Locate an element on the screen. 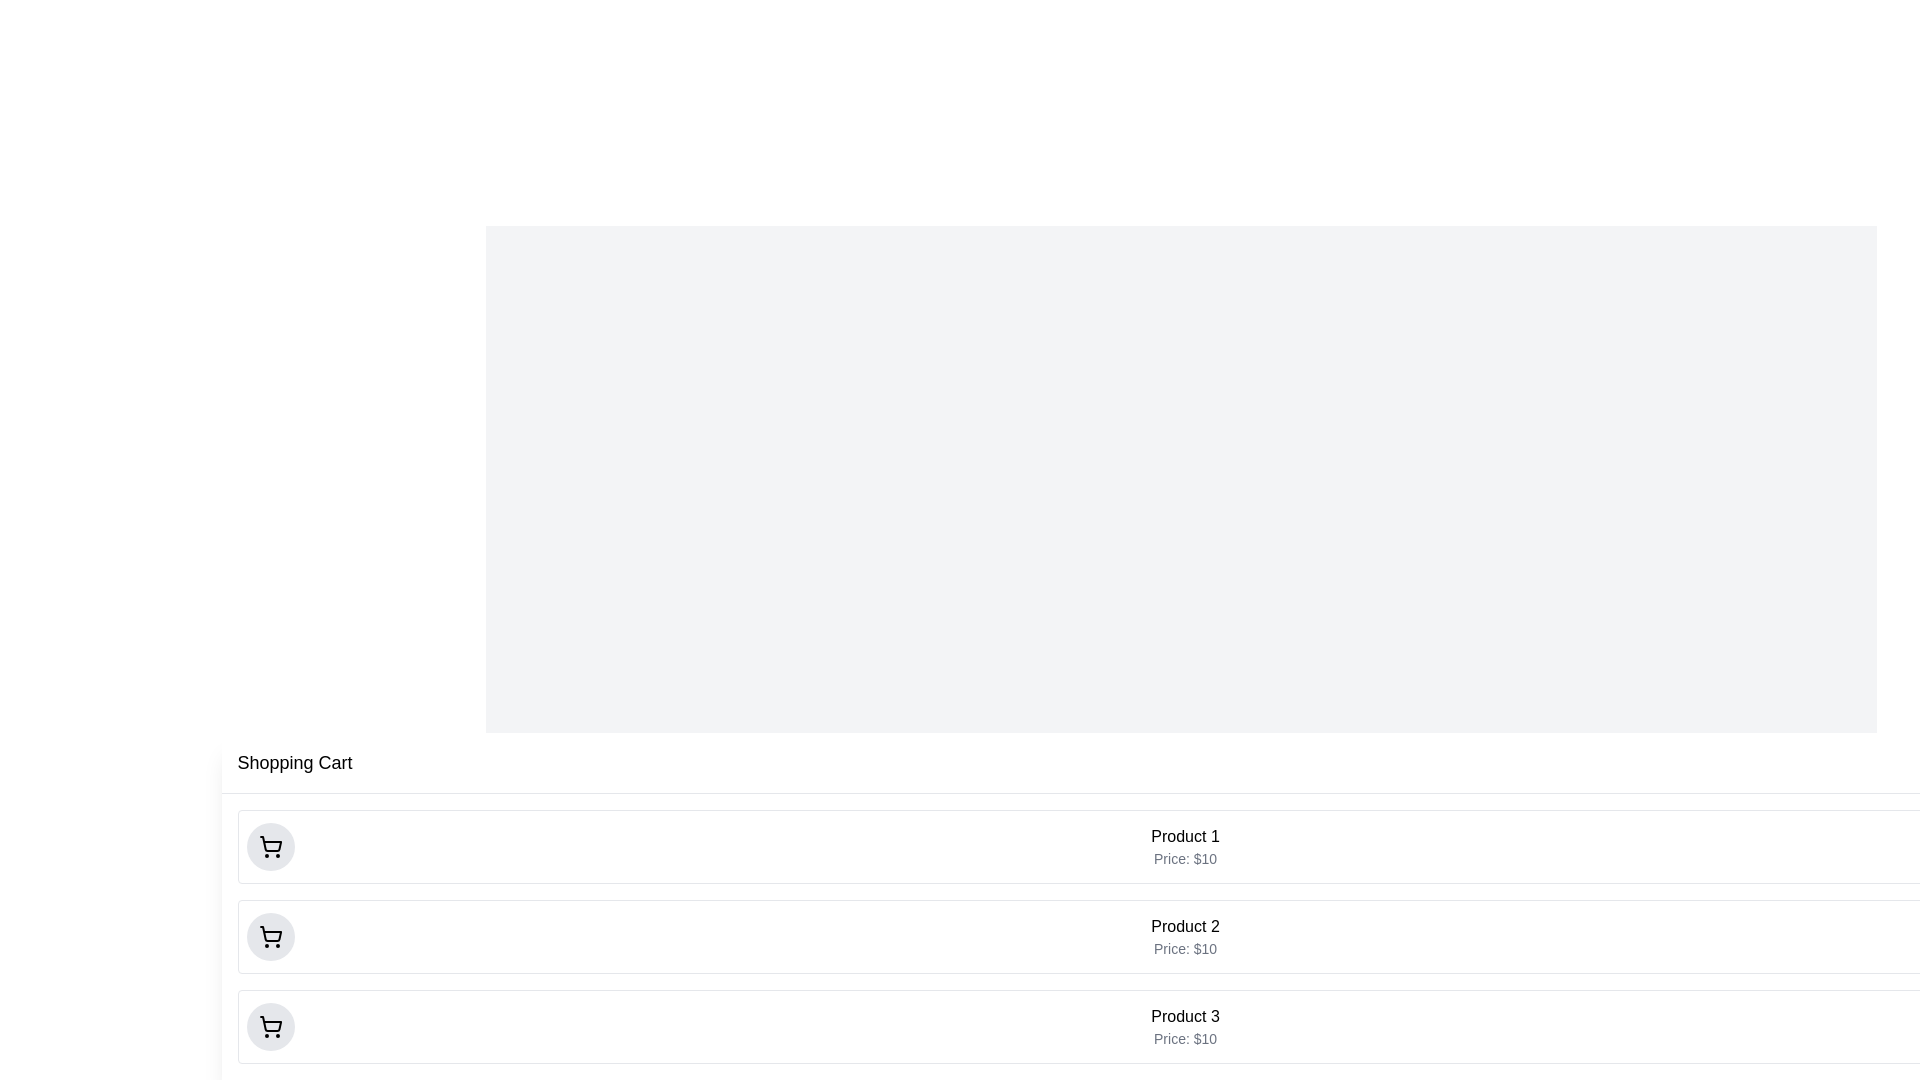 This screenshot has height=1080, width=1920. the Text Label that serves as a descriptive title for the shopping cart overview, positioned at the far left of the header section is located at coordinates (294, 763).